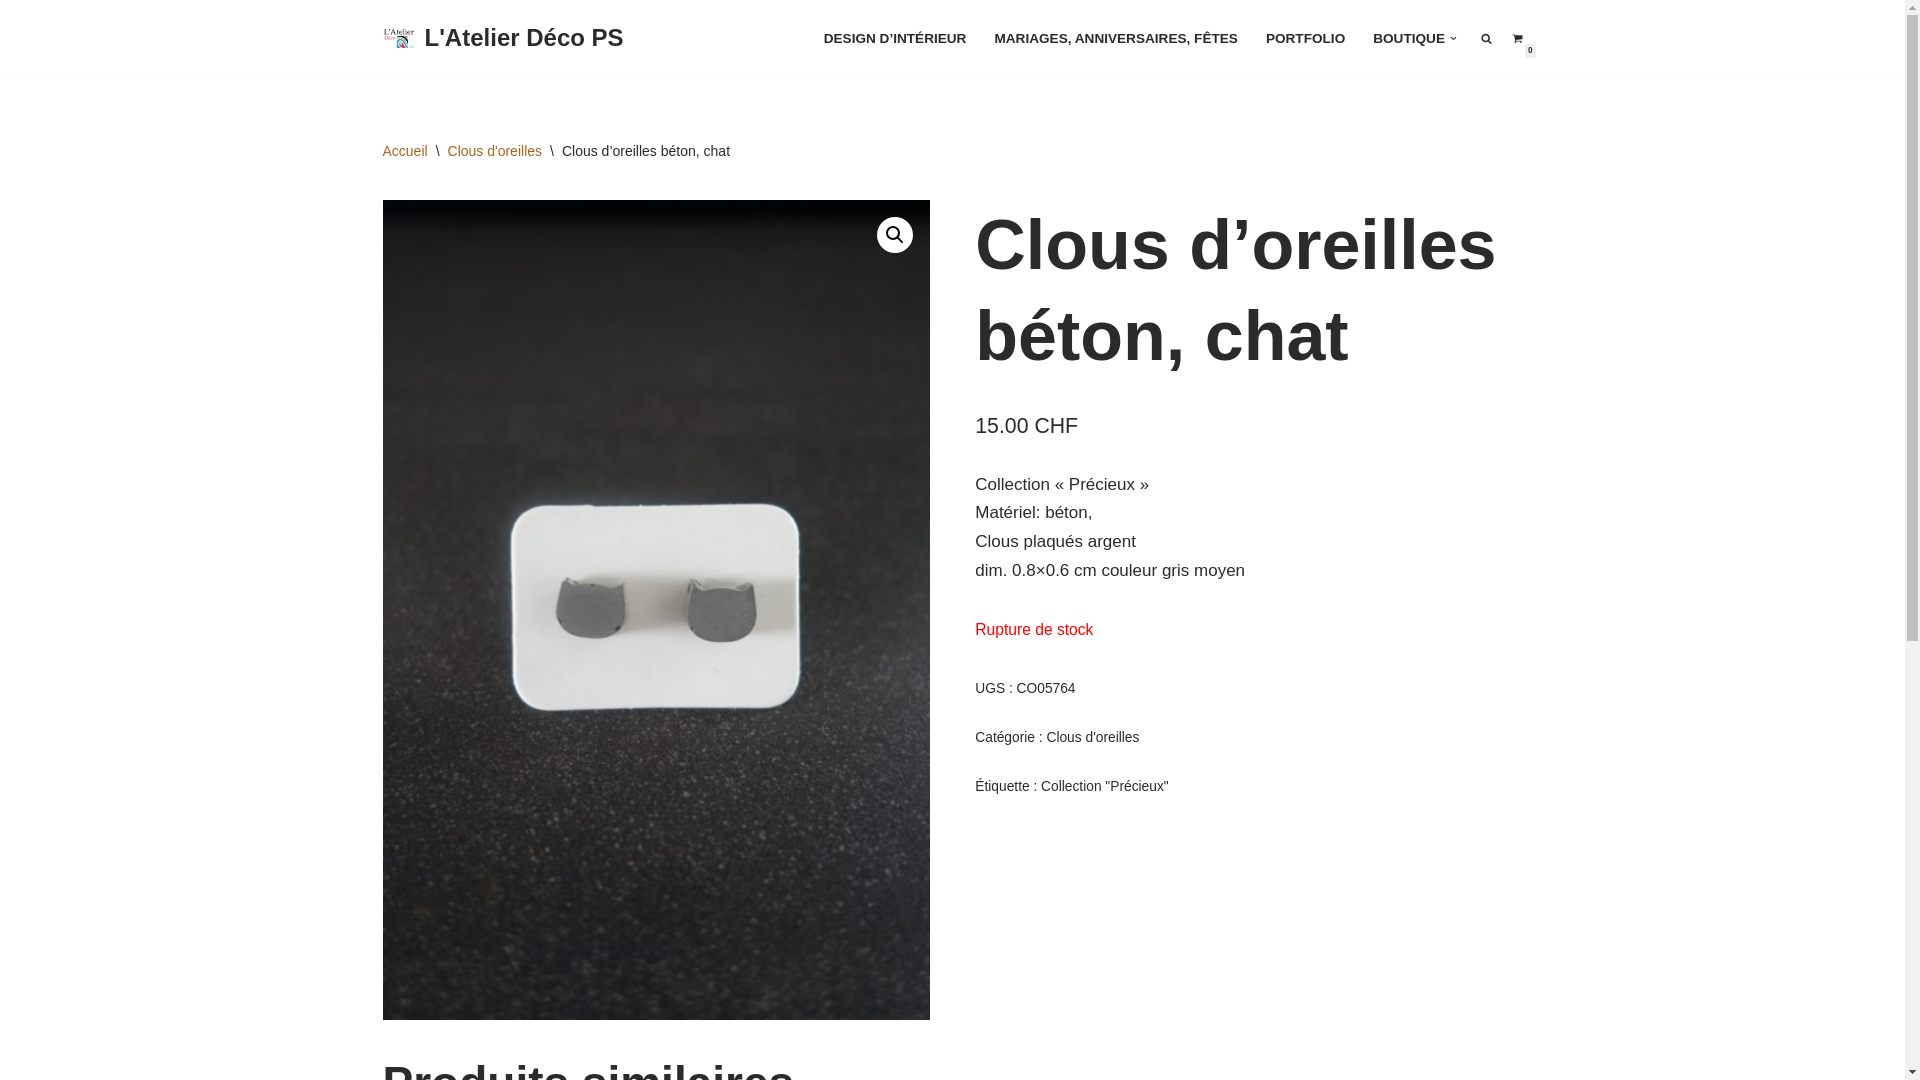 The image size is (1920, 1080). Describe the element at coordinates (403, 149) in the screenshot. I see `'Accueil'` at that location.